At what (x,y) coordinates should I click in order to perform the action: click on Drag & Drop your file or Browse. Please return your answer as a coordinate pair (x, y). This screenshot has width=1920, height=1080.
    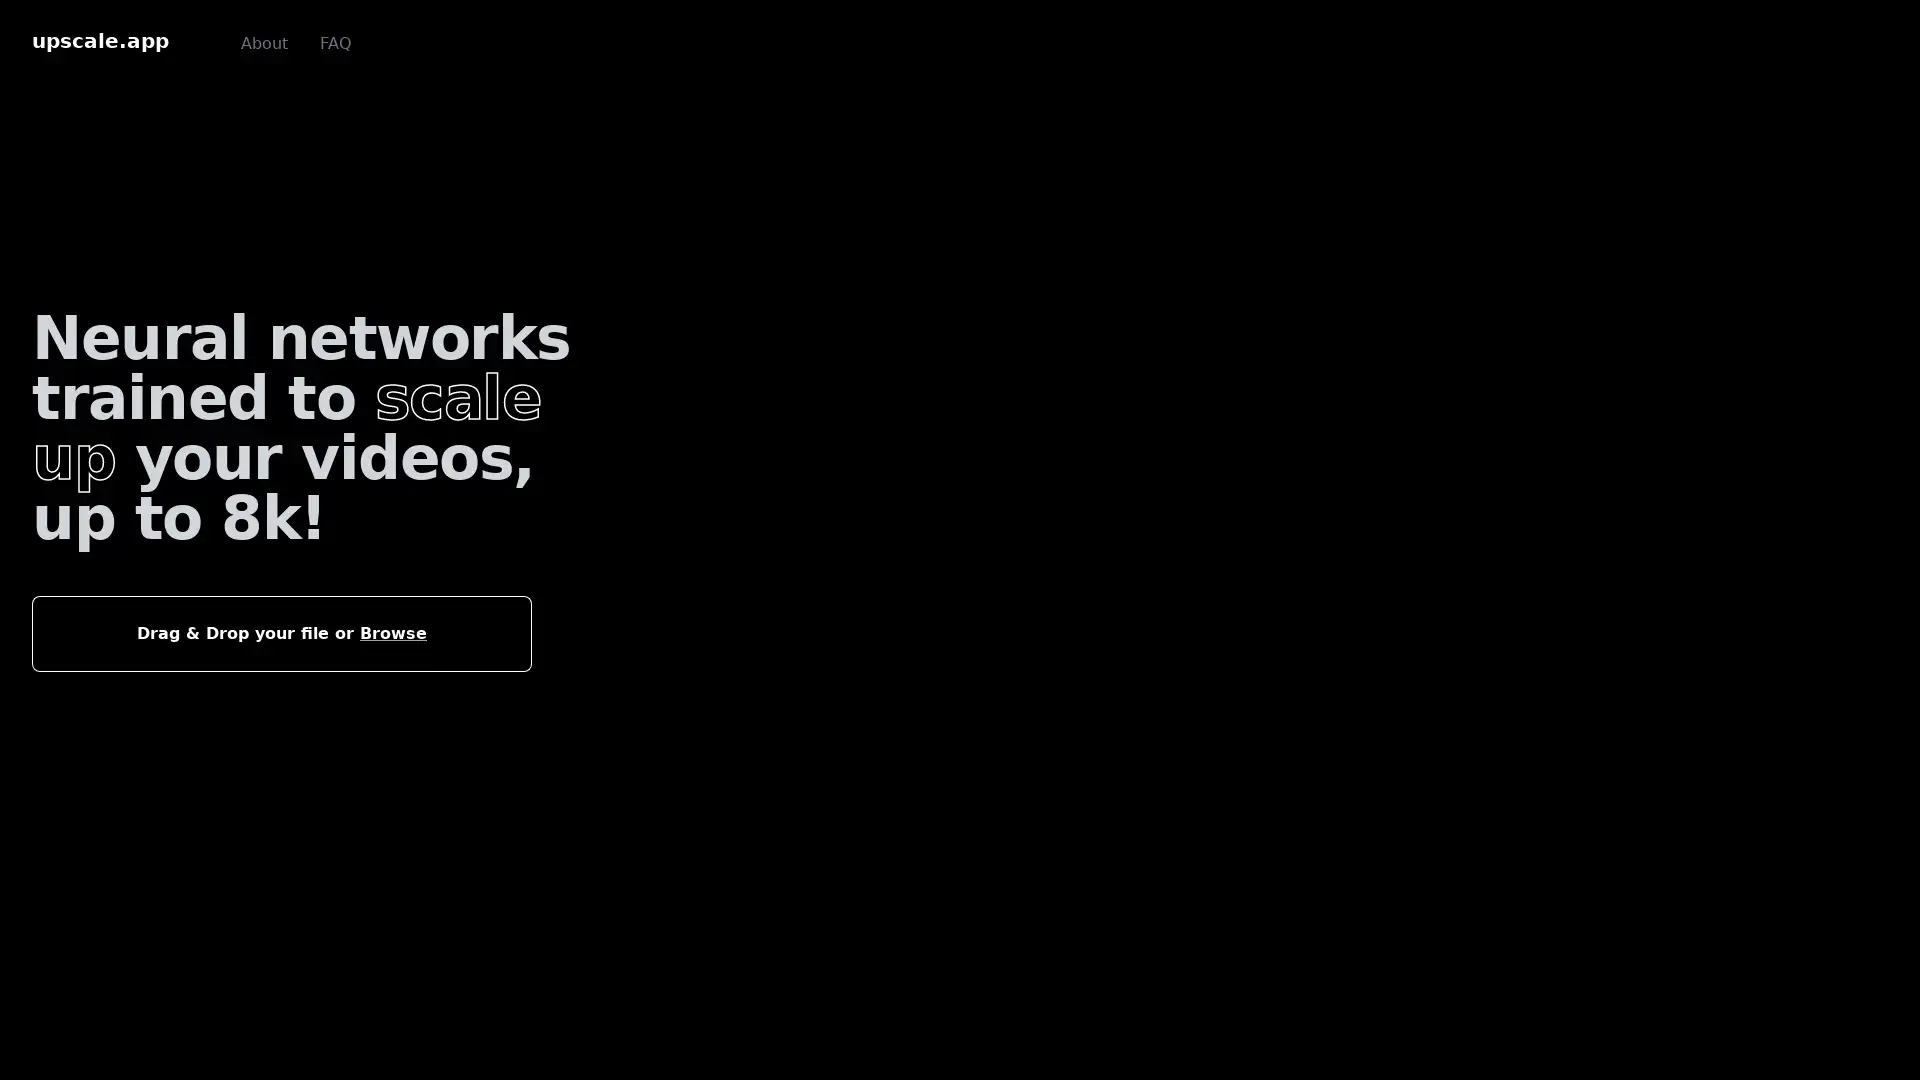
    Looking at the image, I should click on (281, 597).